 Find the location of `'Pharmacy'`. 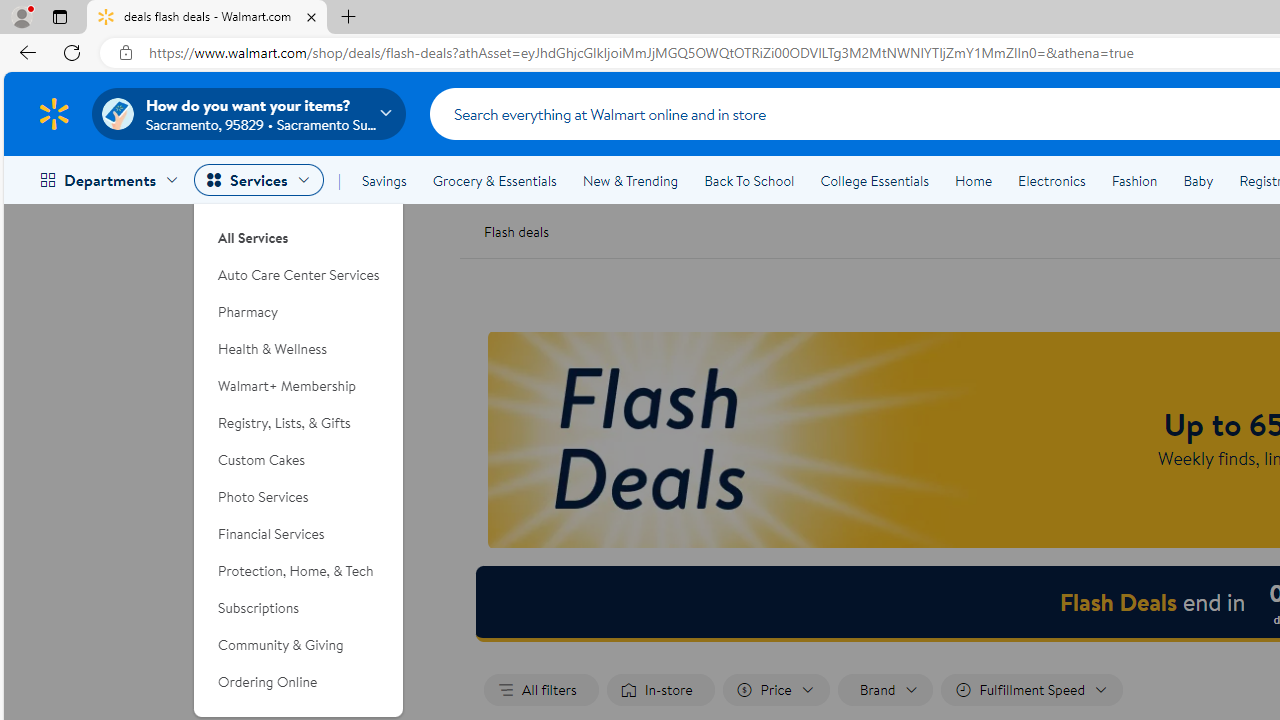

'Pharmacy' is located at coordinates (298, 312).